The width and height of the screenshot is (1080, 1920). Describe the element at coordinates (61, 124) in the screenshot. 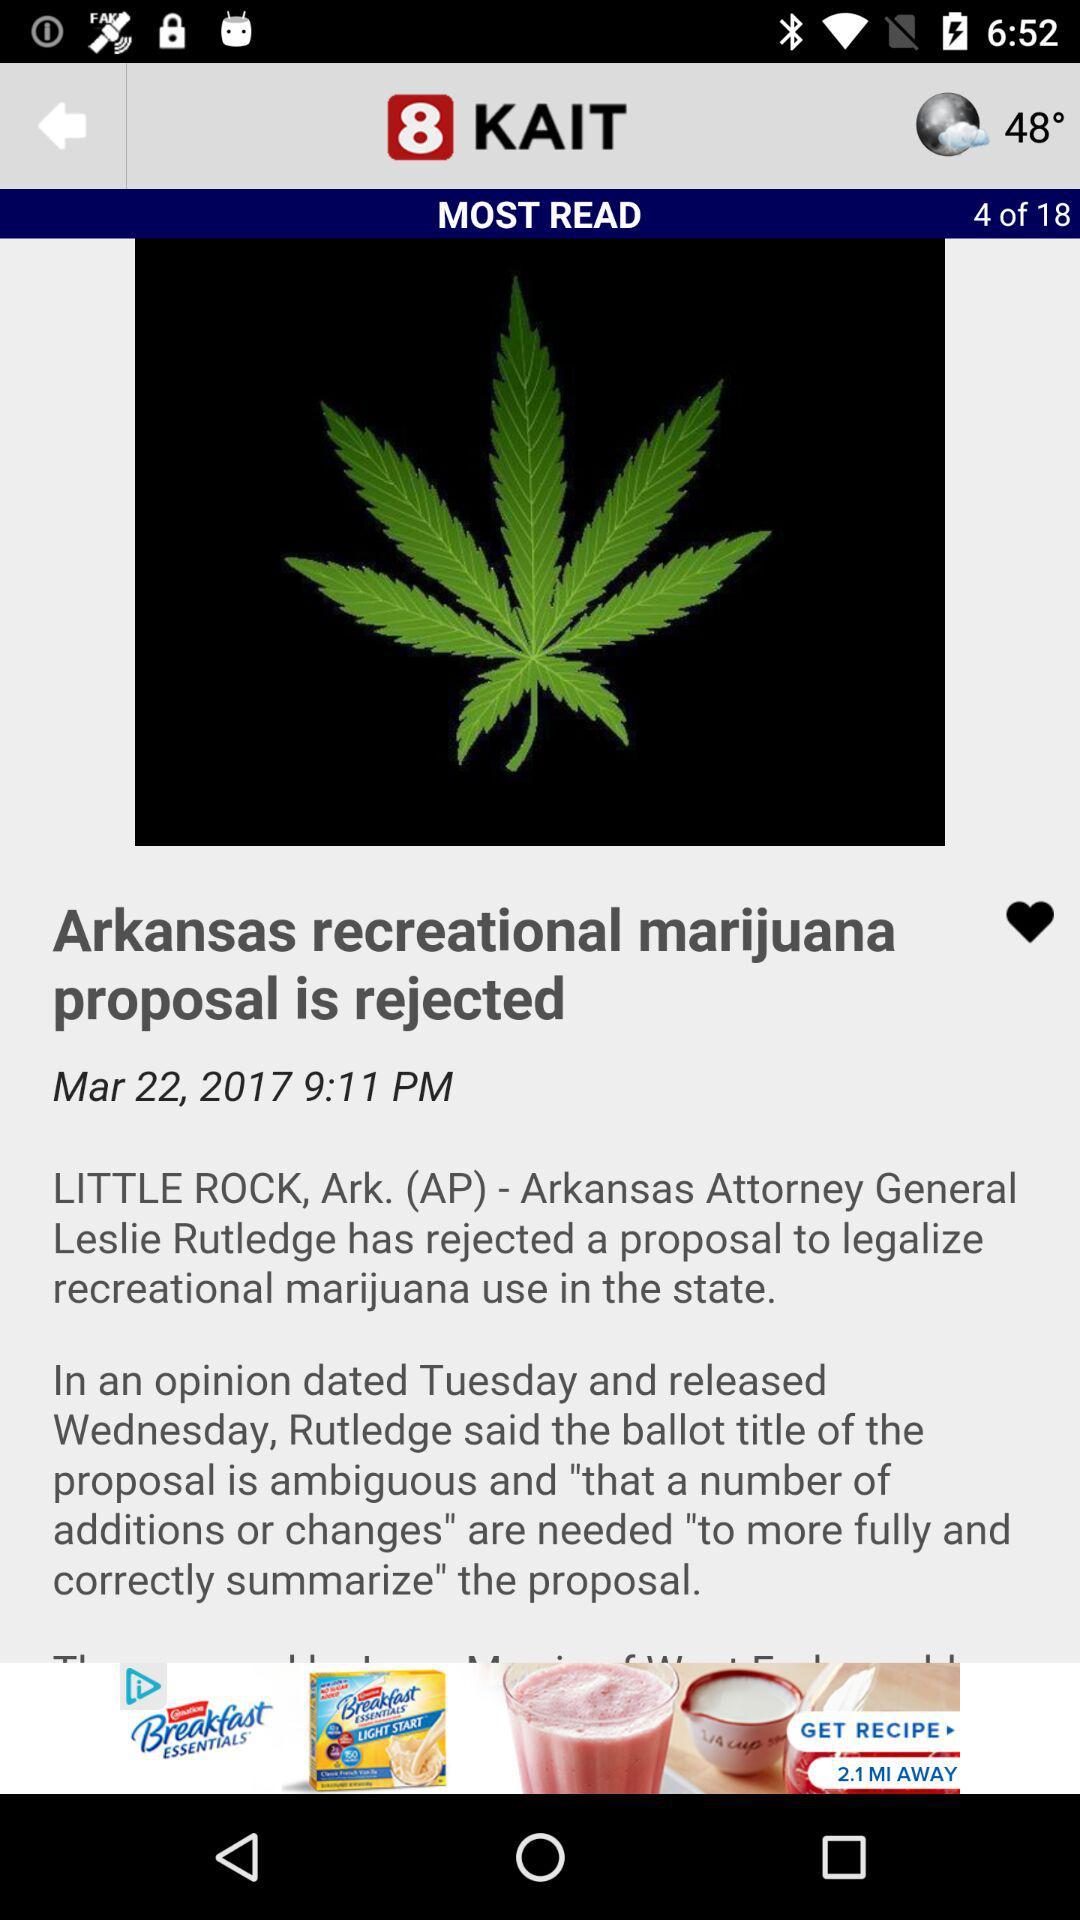

I see `the arrow_backward icon` at that location.